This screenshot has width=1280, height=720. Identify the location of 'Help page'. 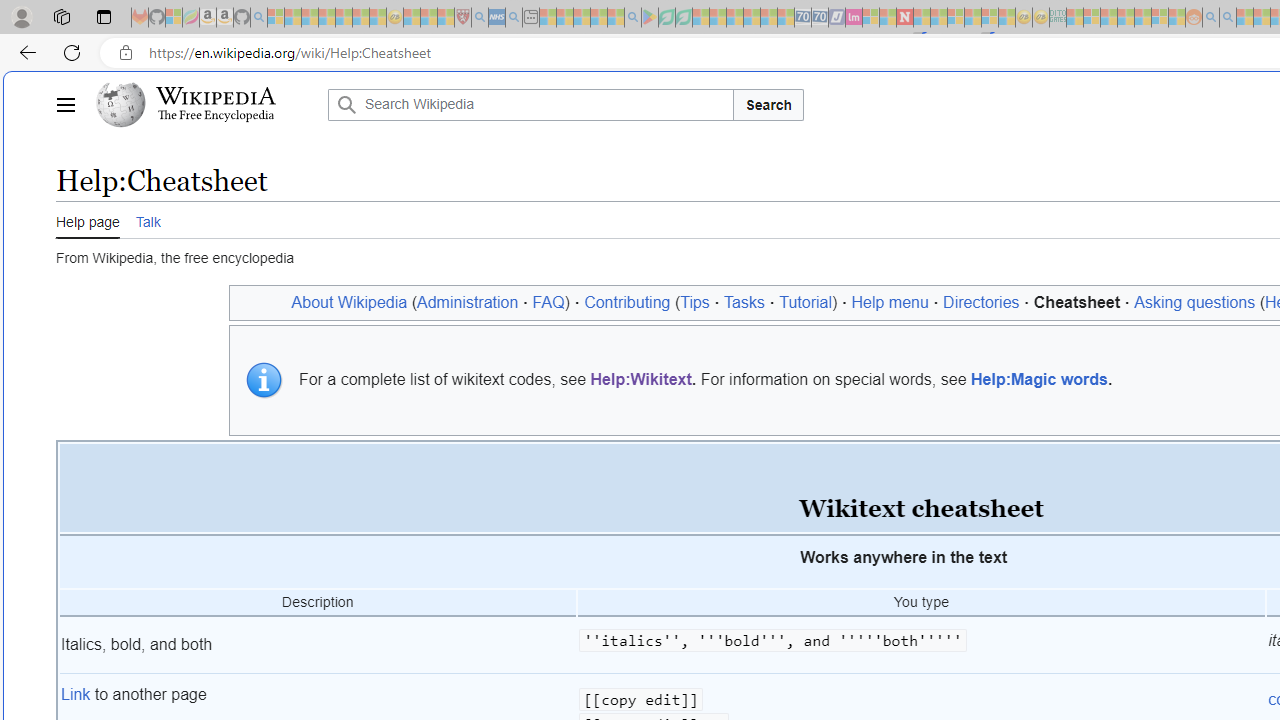
(87, 219).